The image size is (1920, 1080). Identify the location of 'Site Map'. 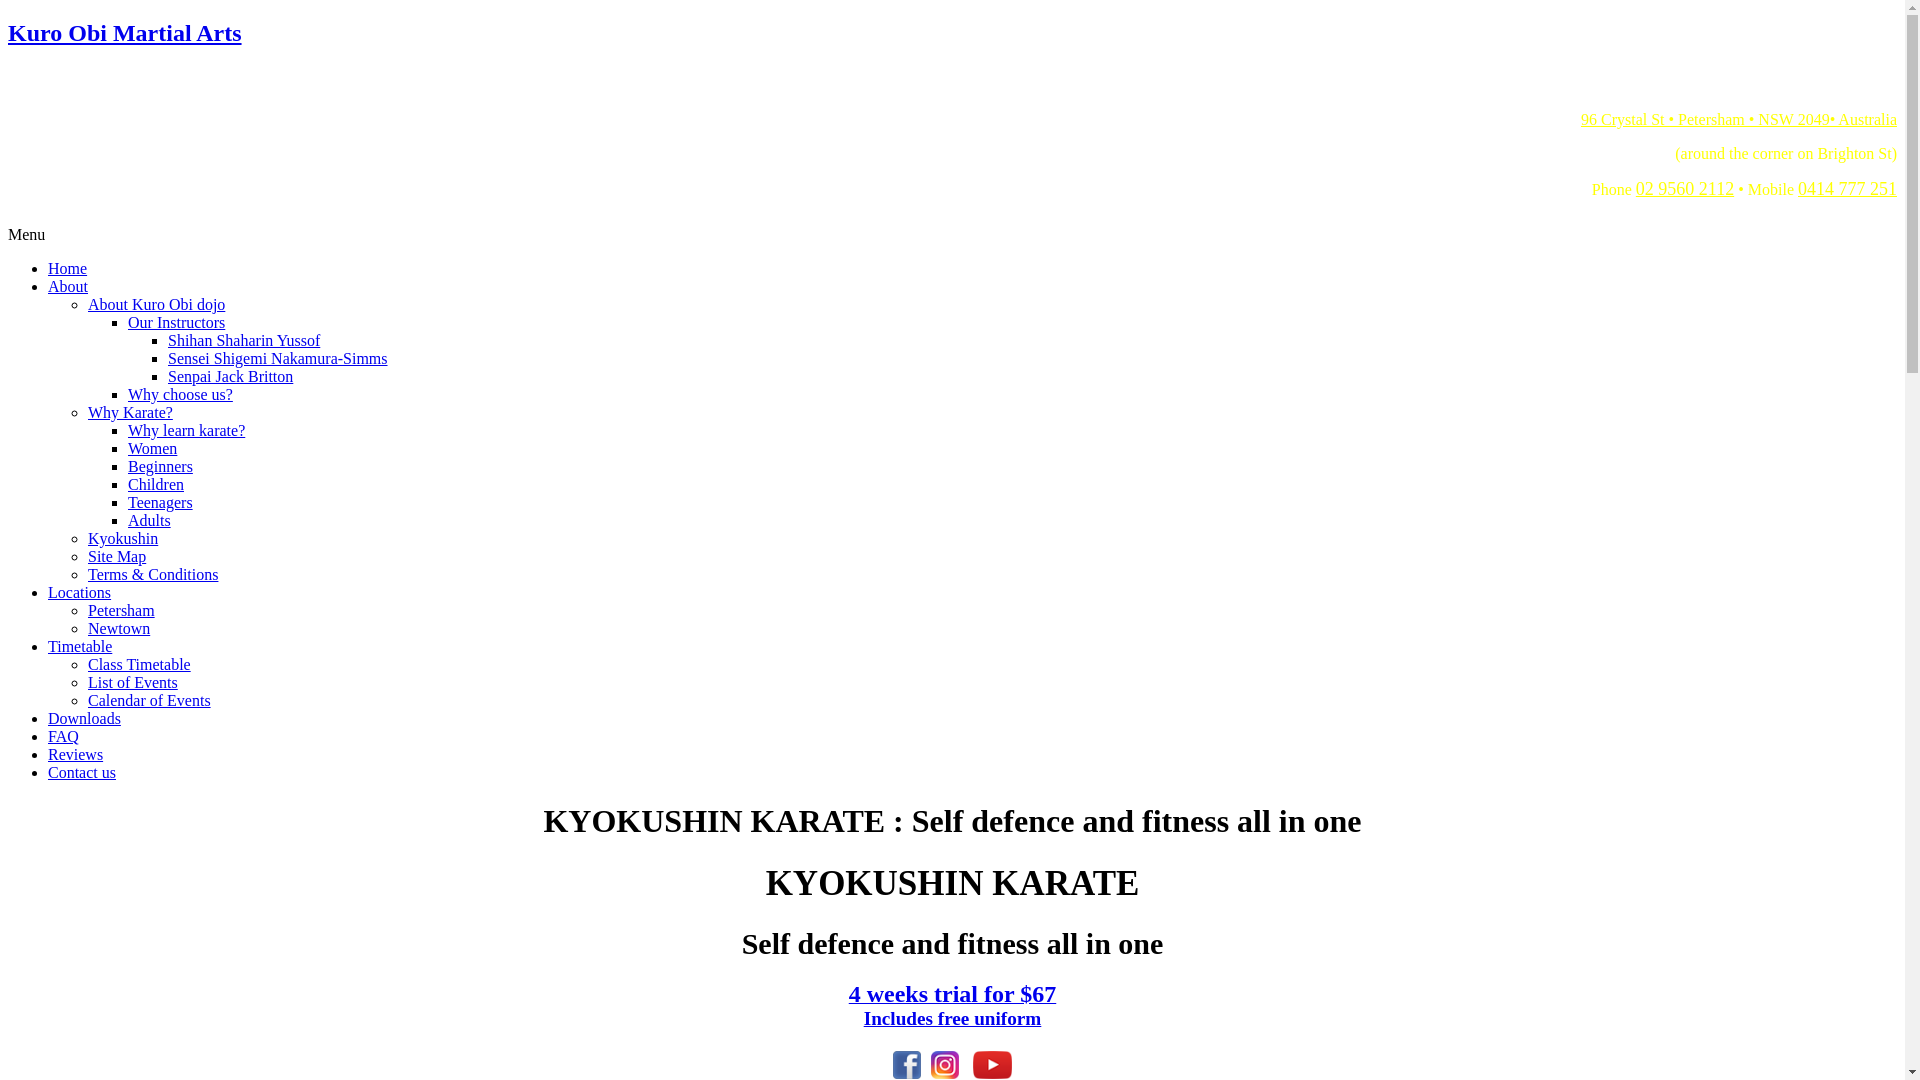
(115, 556).